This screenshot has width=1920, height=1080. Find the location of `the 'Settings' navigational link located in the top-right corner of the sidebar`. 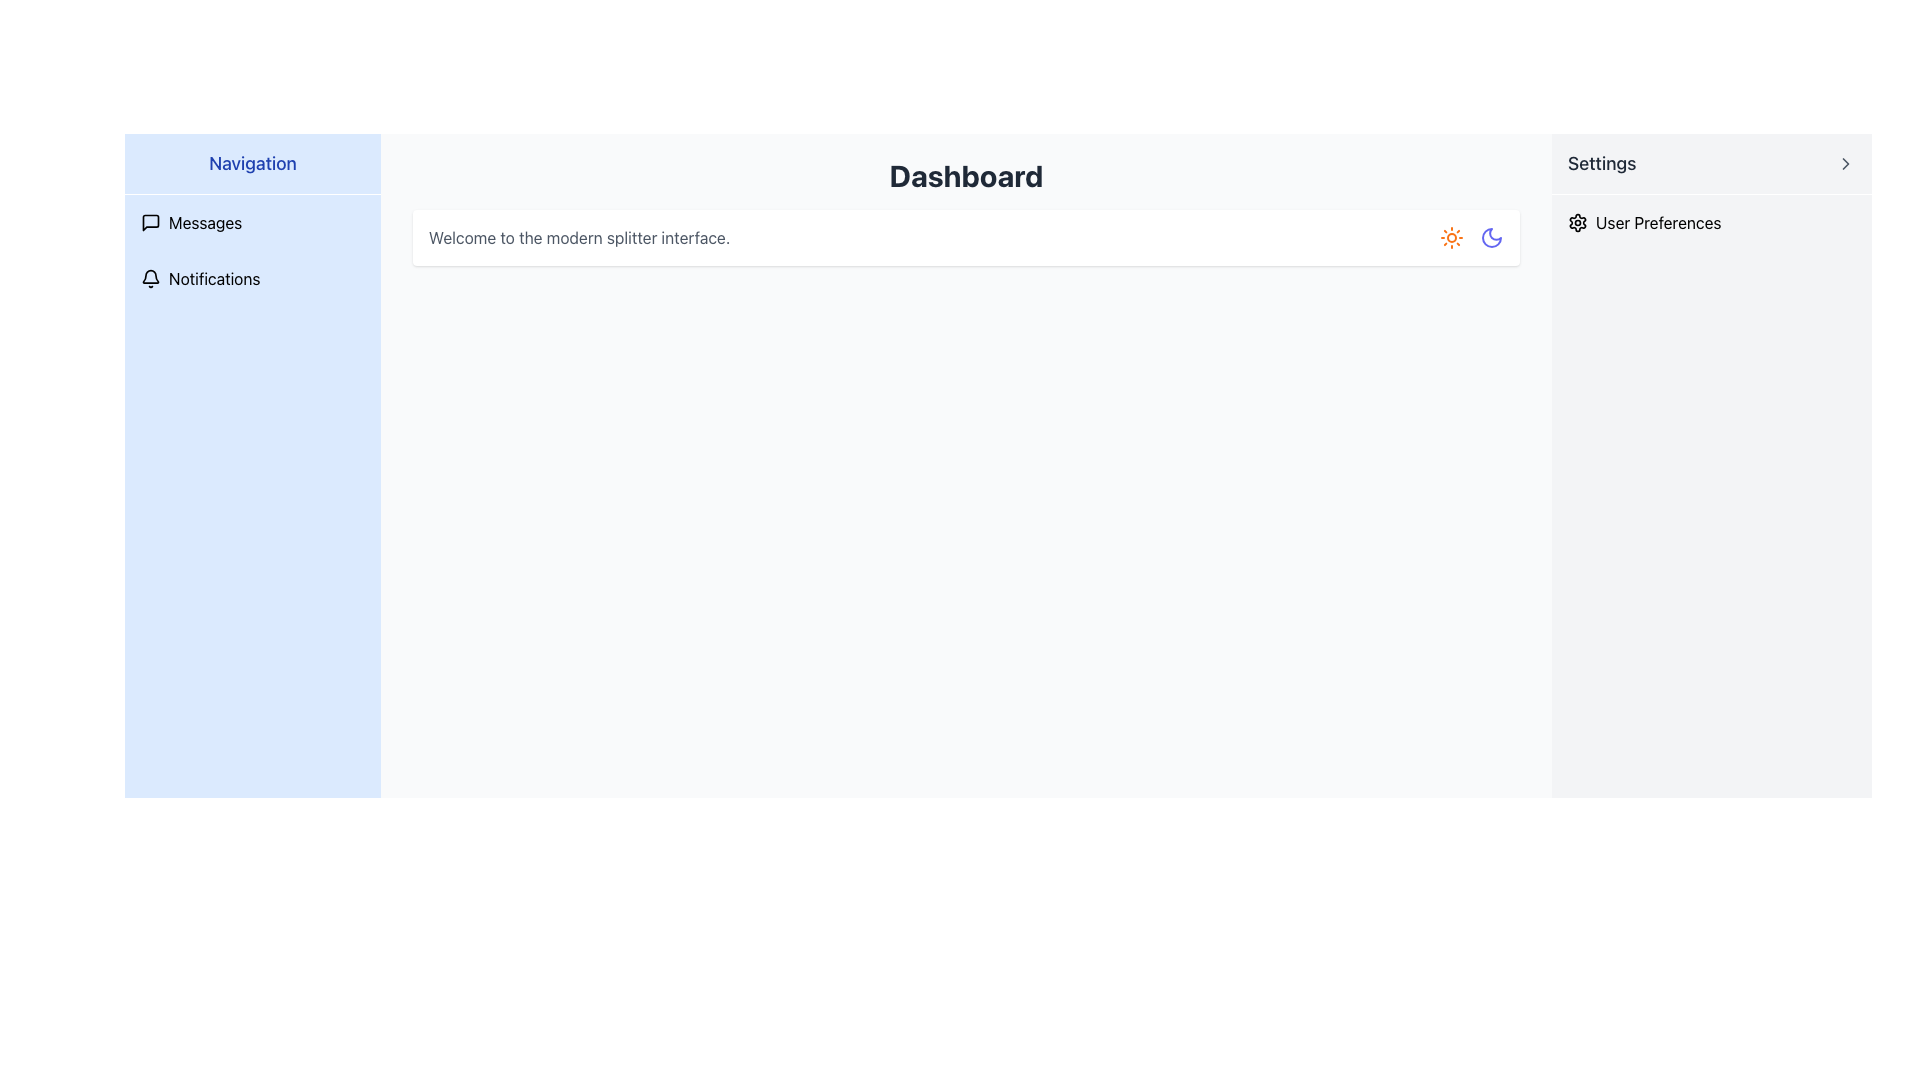

the 'Settings' navigational link located in the top-right corner of the sidebar is located at coordinates (1711, 163).